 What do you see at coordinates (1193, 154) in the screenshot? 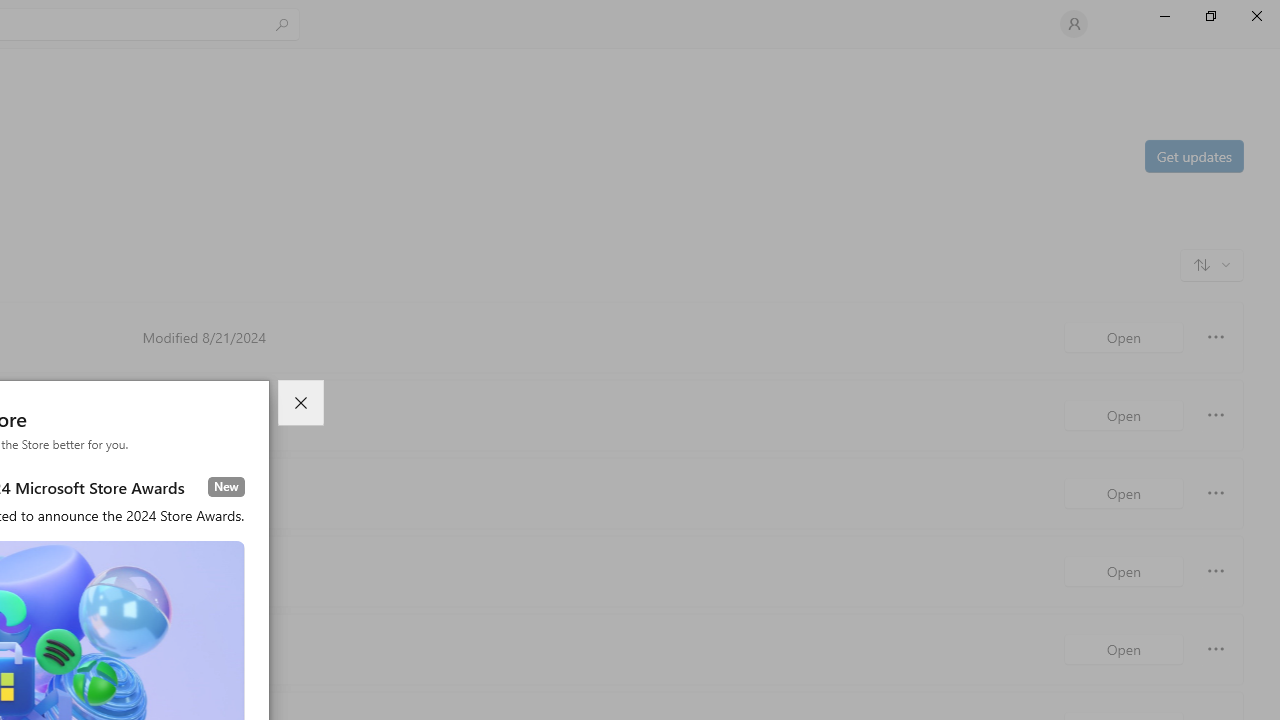
I see `'Get updates'` at bounding box center [1193, 154].